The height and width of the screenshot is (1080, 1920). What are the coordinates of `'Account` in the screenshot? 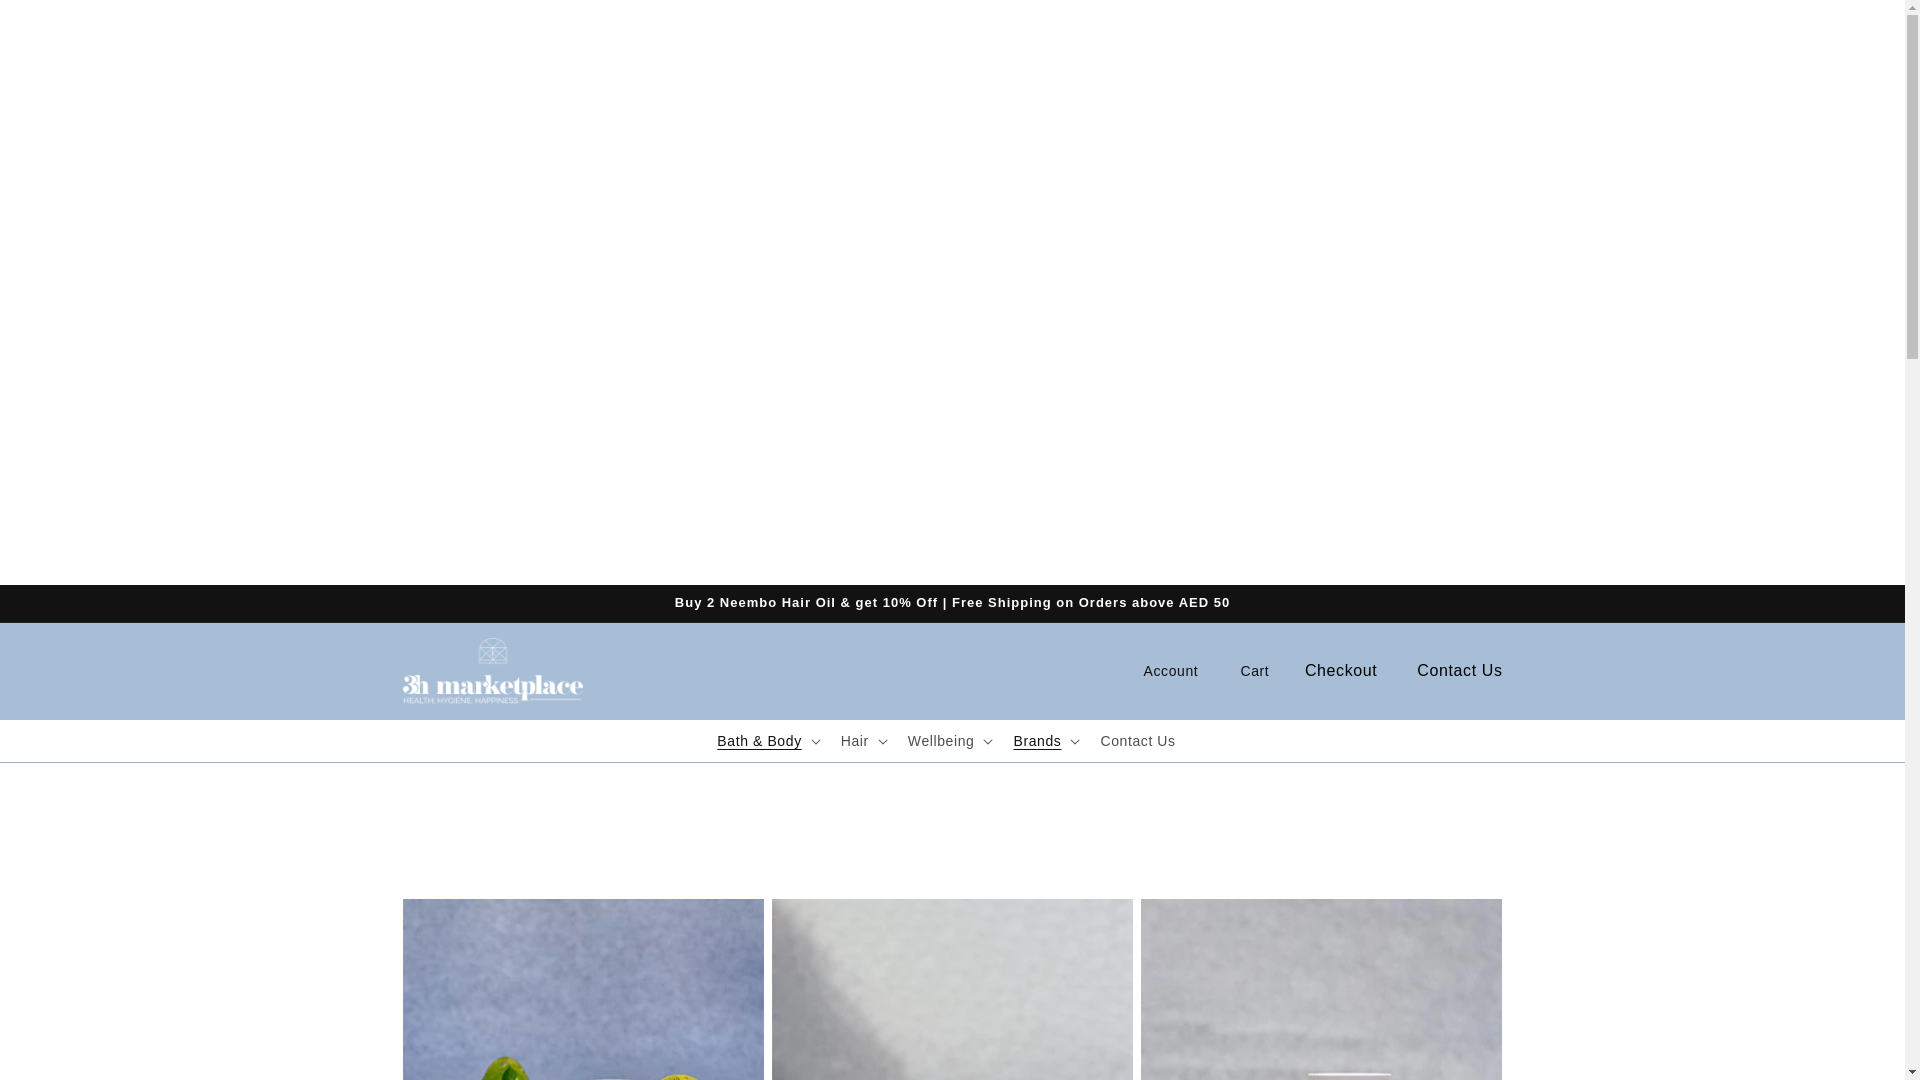 It's located at (1171, 671).